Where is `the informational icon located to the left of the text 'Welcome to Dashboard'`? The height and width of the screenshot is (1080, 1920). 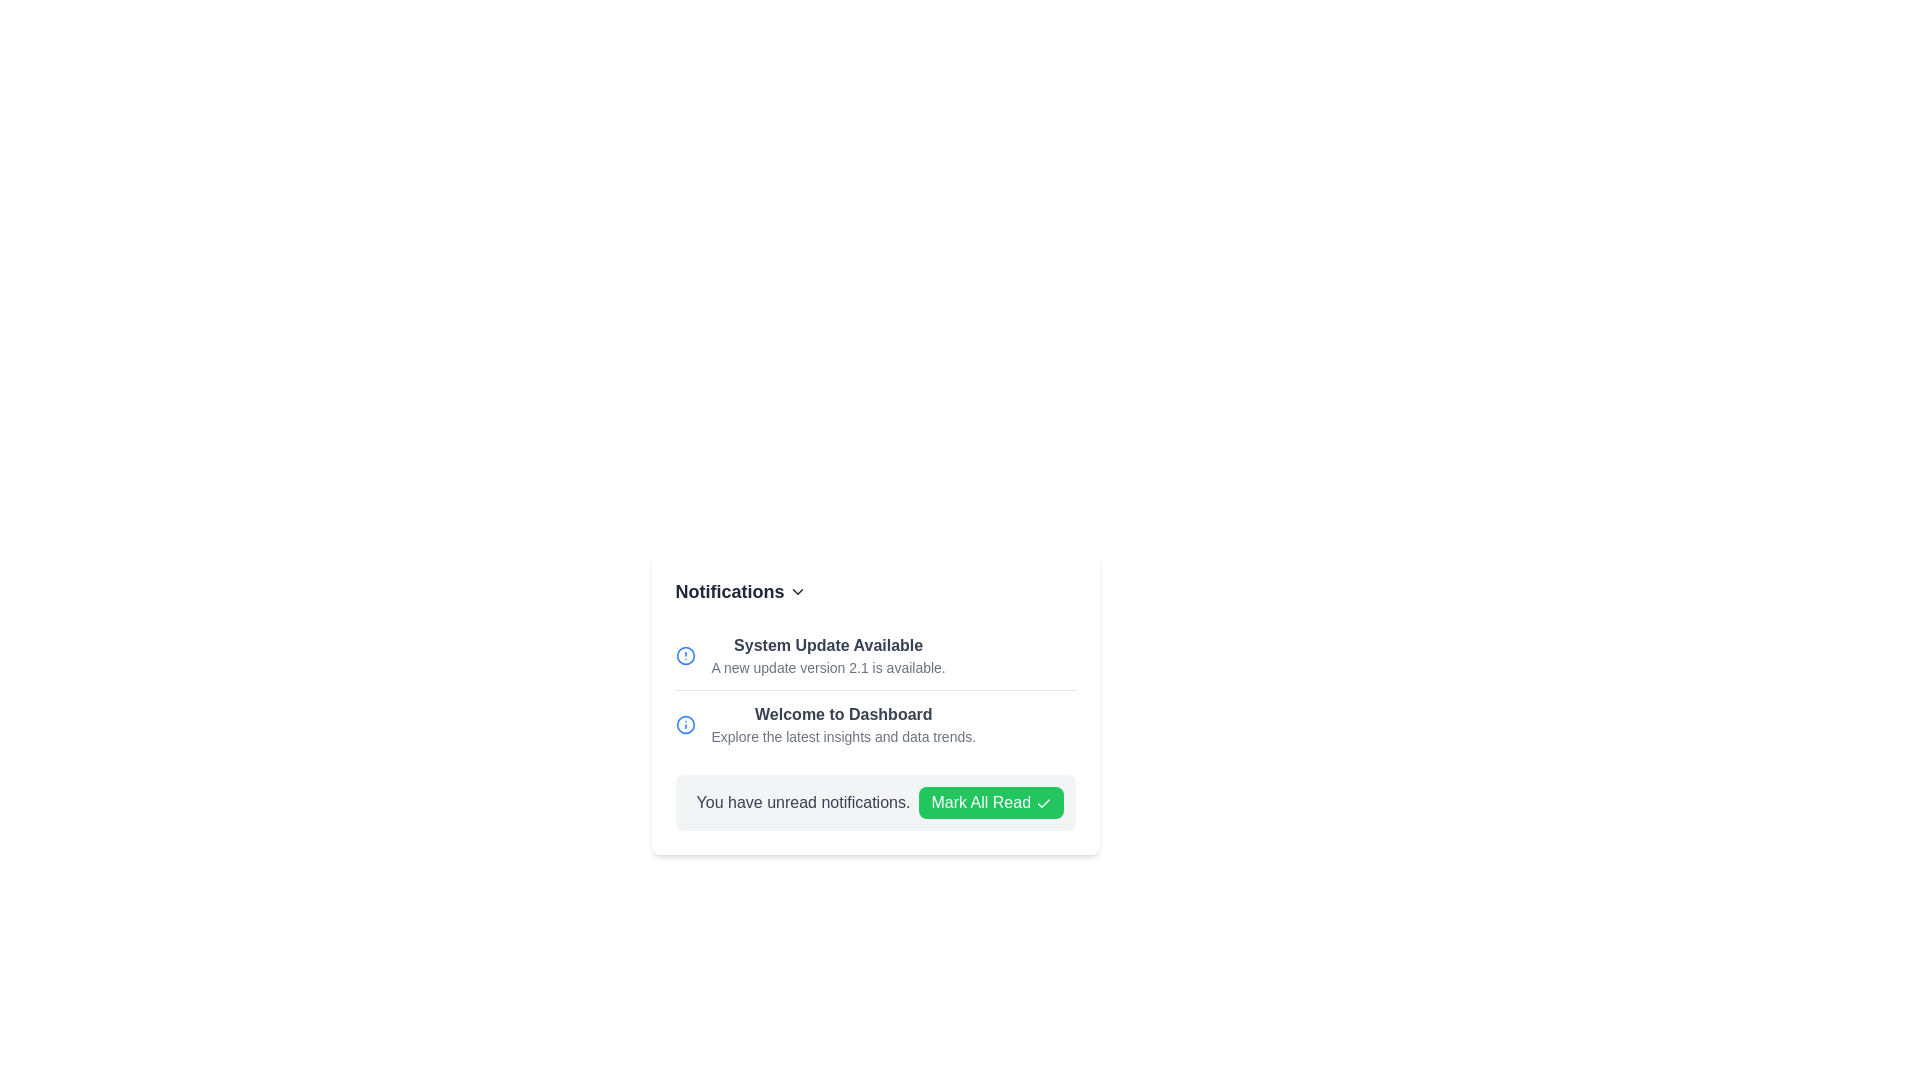
the informational icon located to the left of the text 'Welcome to Dashboard' is located at coordinates (685, 725).